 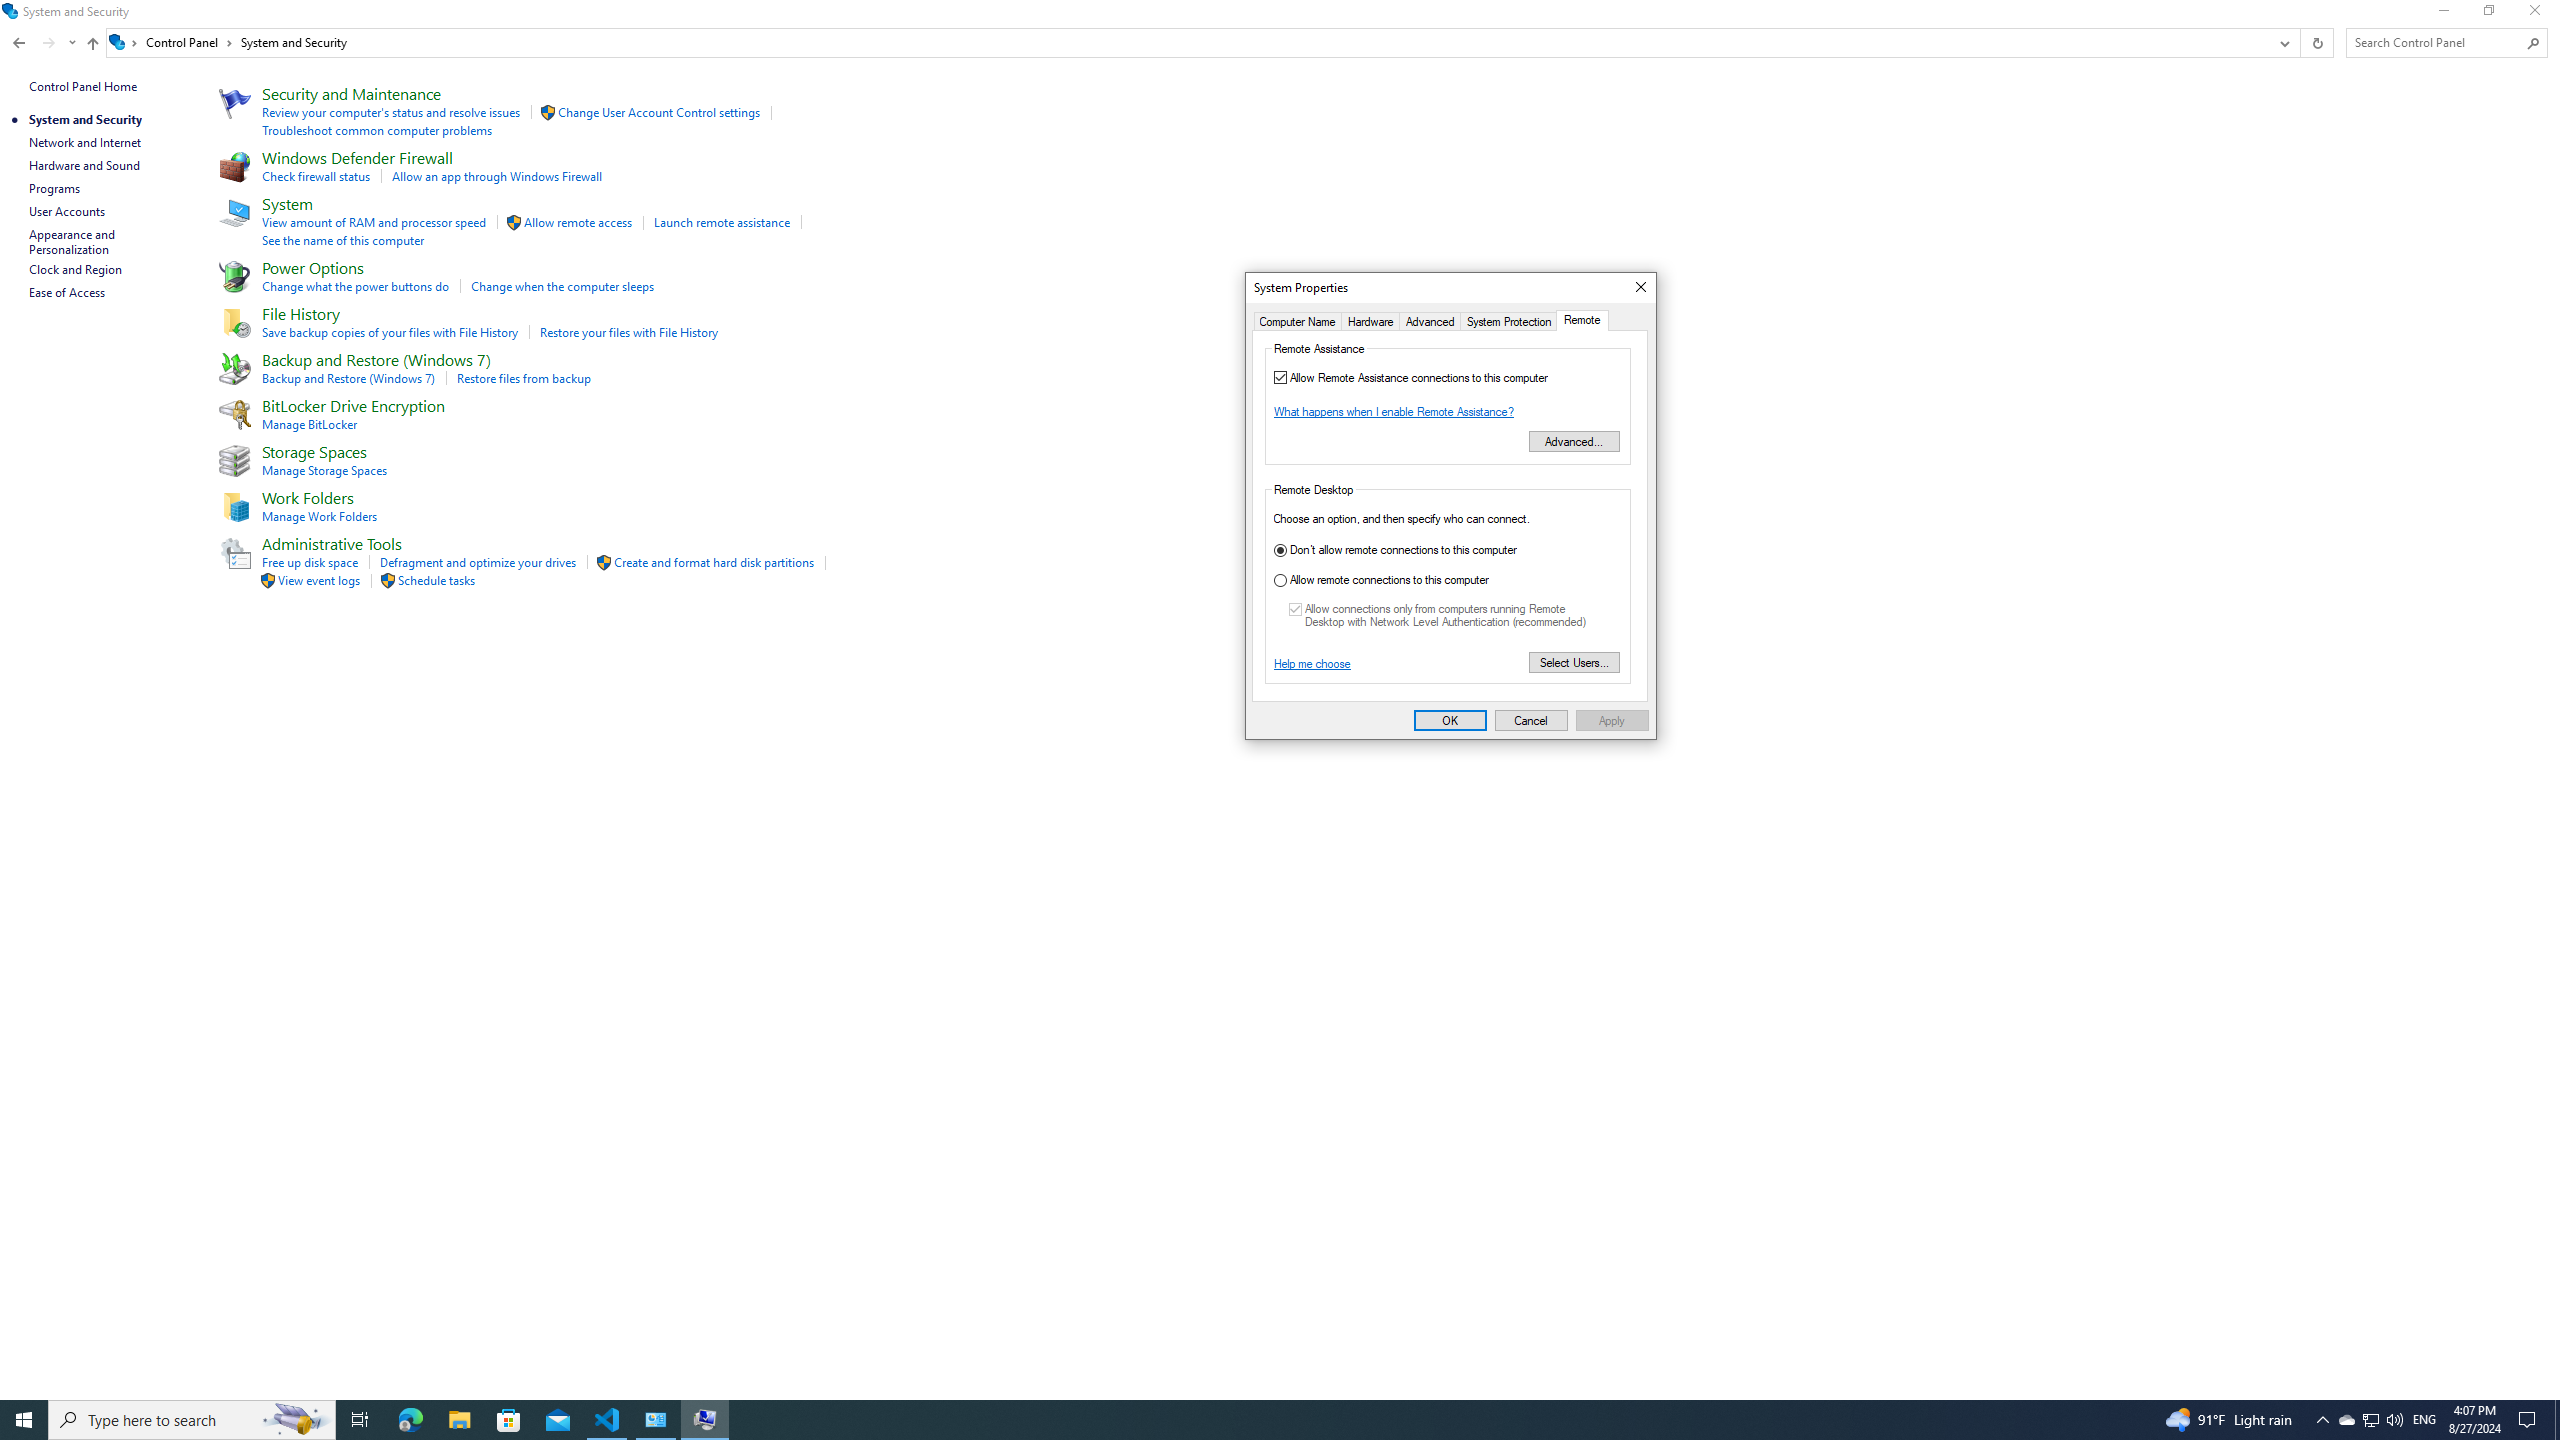 What do you see at coordinates (1369, 321) in the screenshot?
I see `'Hardware'` at bounding box center [1369, 321].